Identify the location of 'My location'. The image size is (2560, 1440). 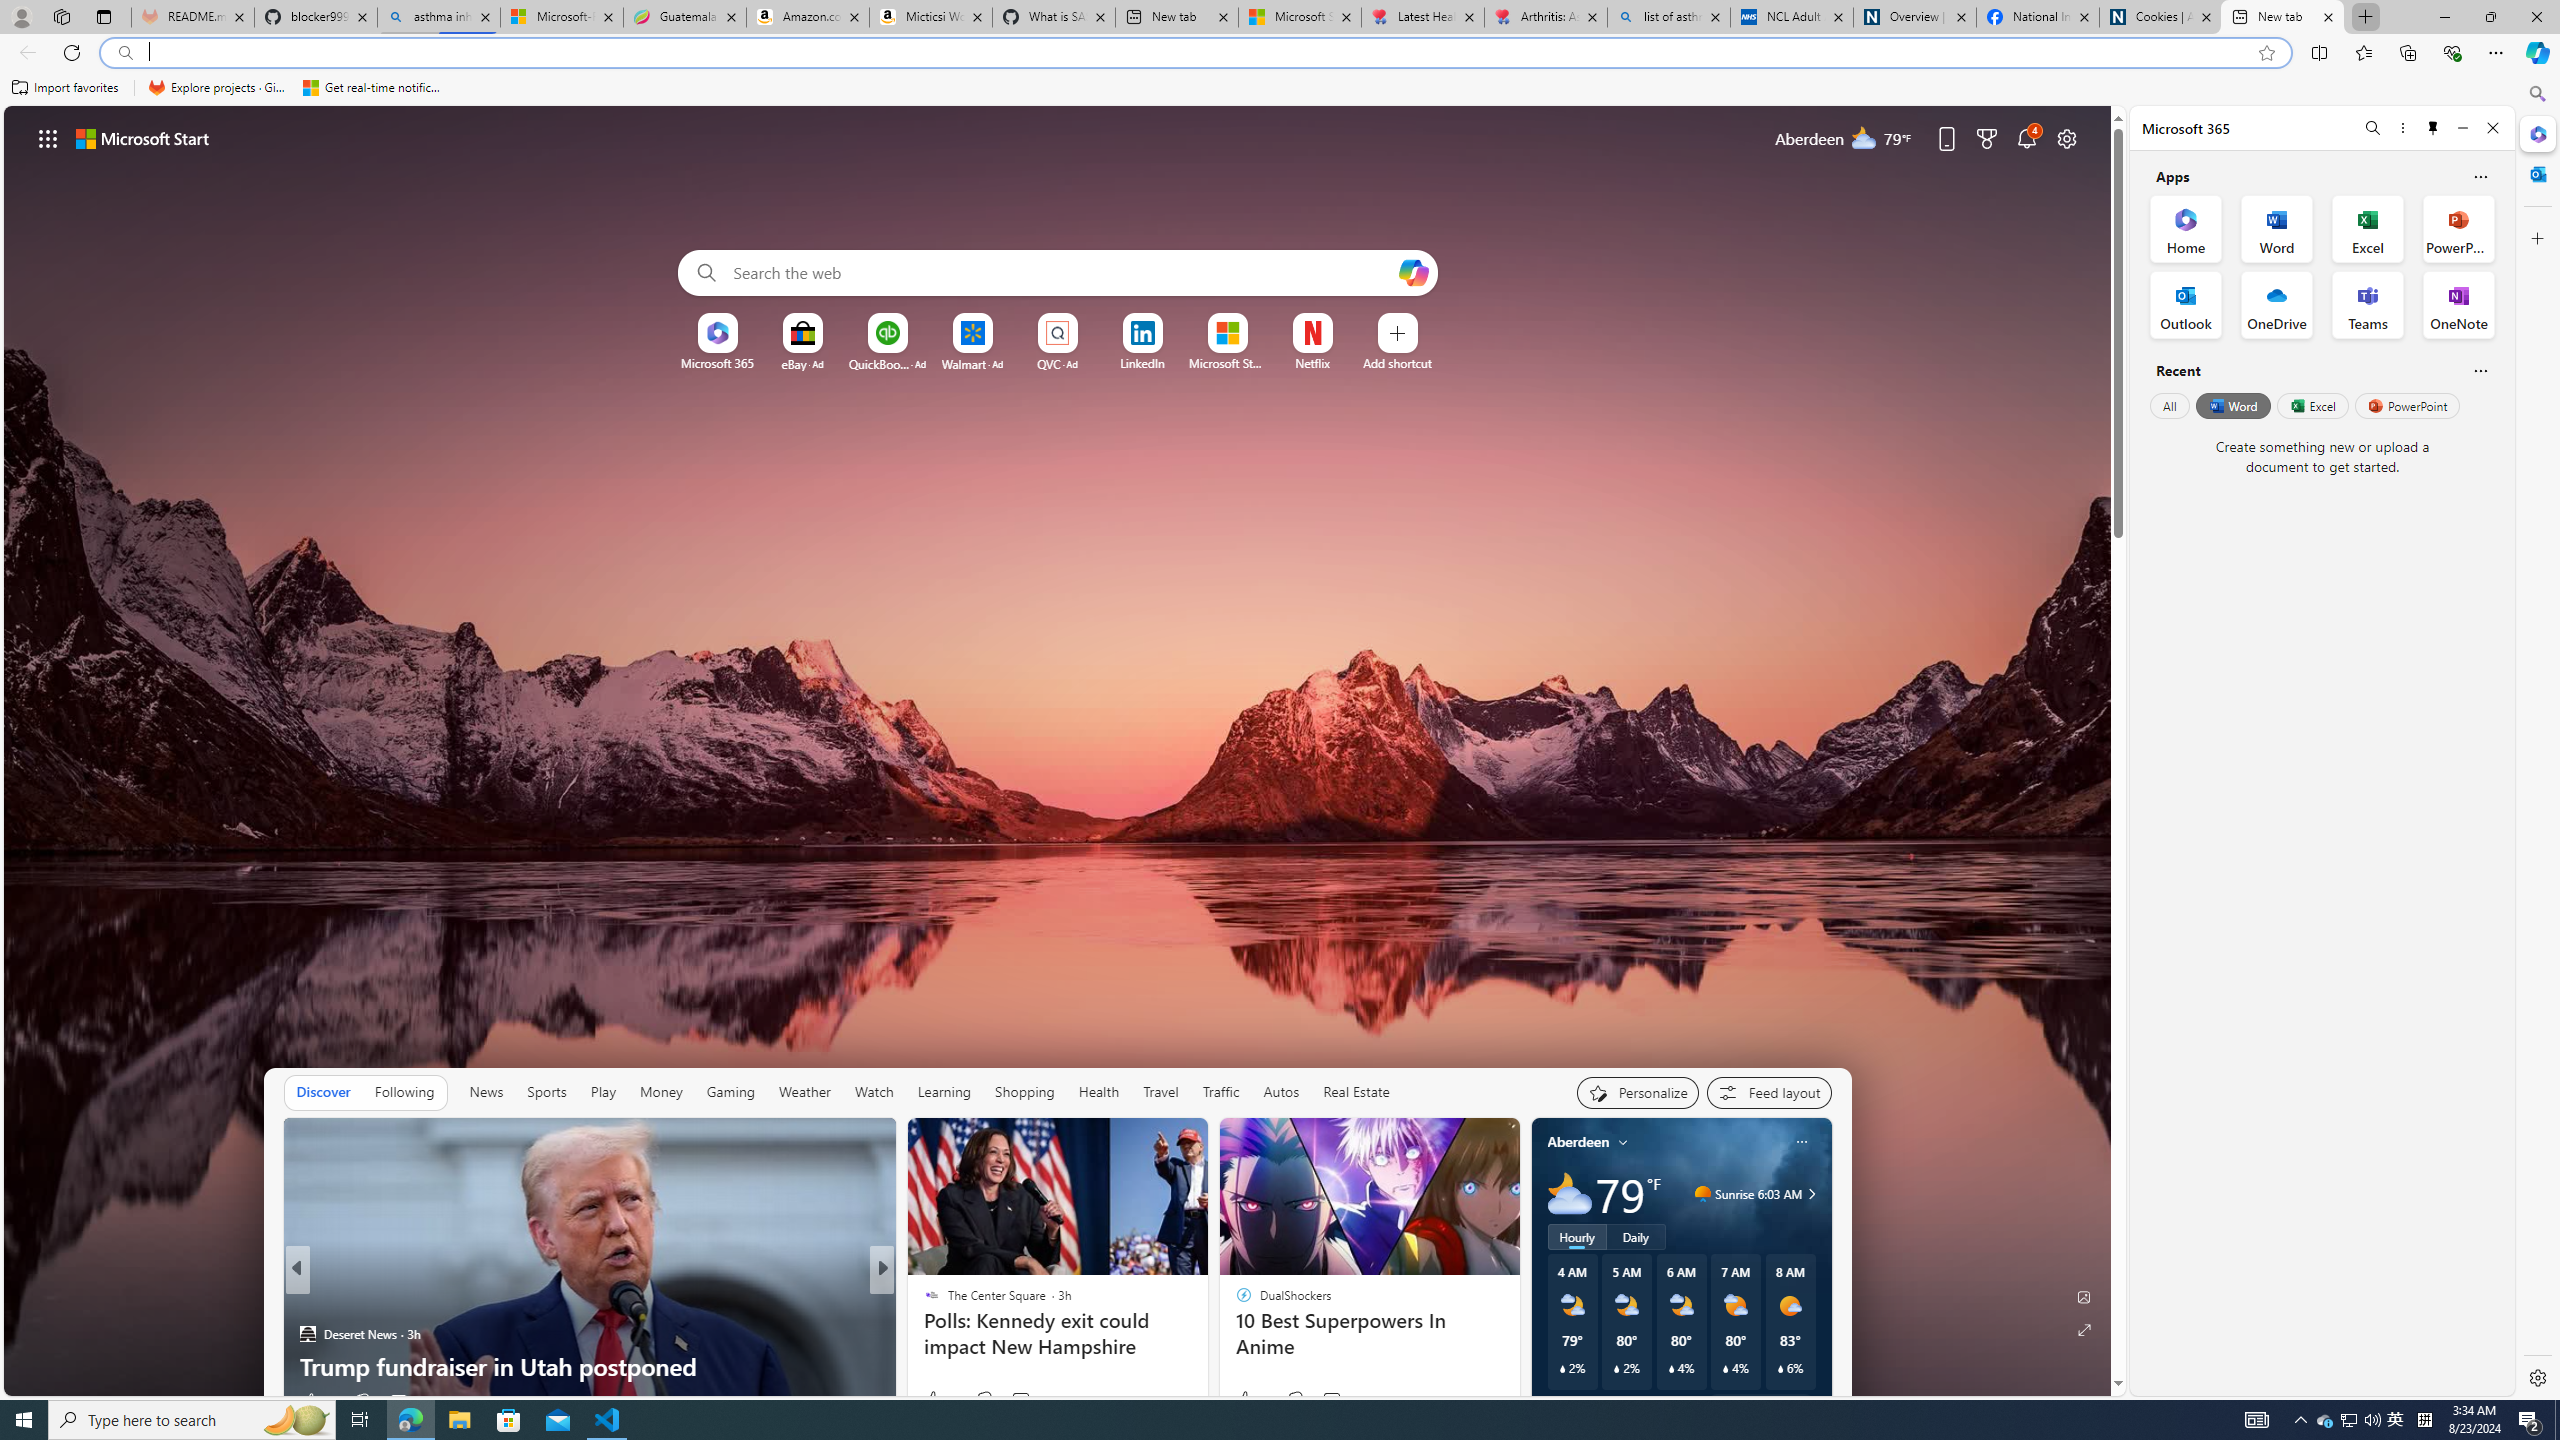
(1622, 1141).